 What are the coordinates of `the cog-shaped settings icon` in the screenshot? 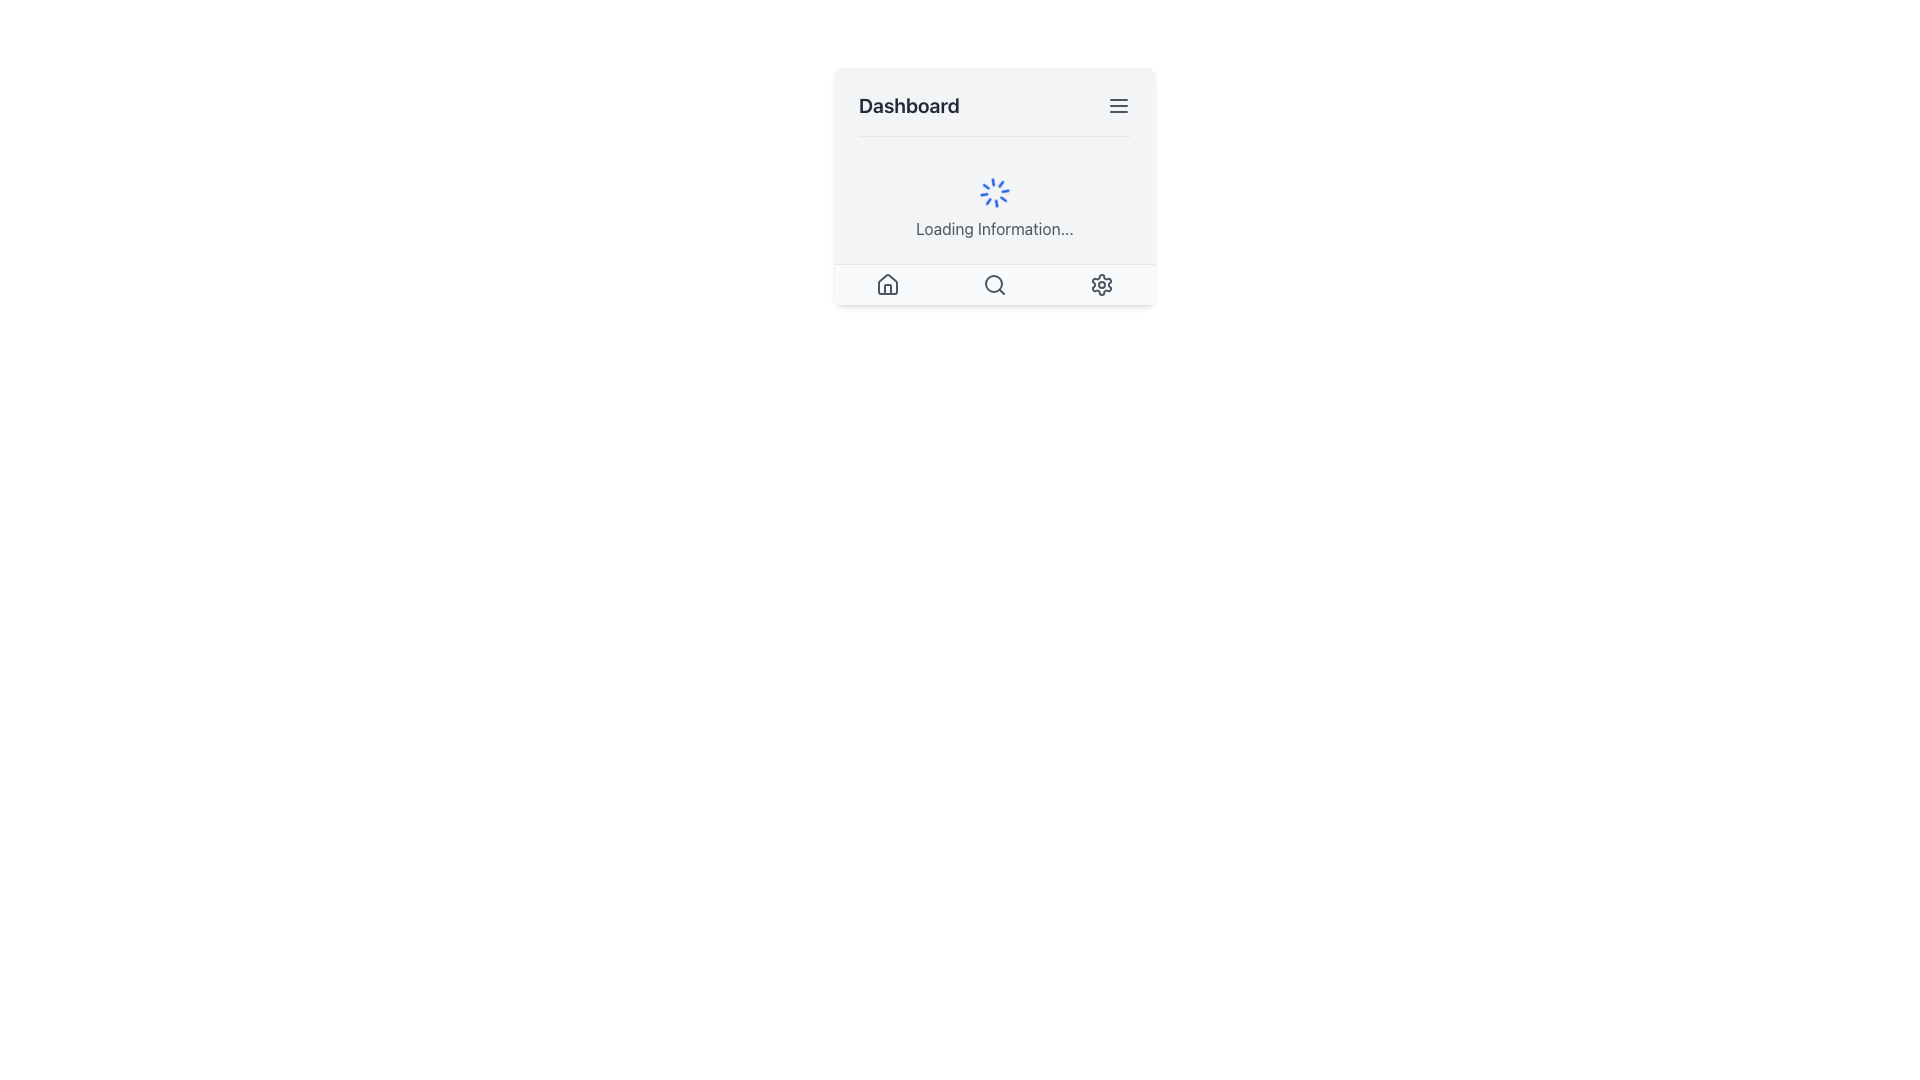 It's located at (1100, 285).